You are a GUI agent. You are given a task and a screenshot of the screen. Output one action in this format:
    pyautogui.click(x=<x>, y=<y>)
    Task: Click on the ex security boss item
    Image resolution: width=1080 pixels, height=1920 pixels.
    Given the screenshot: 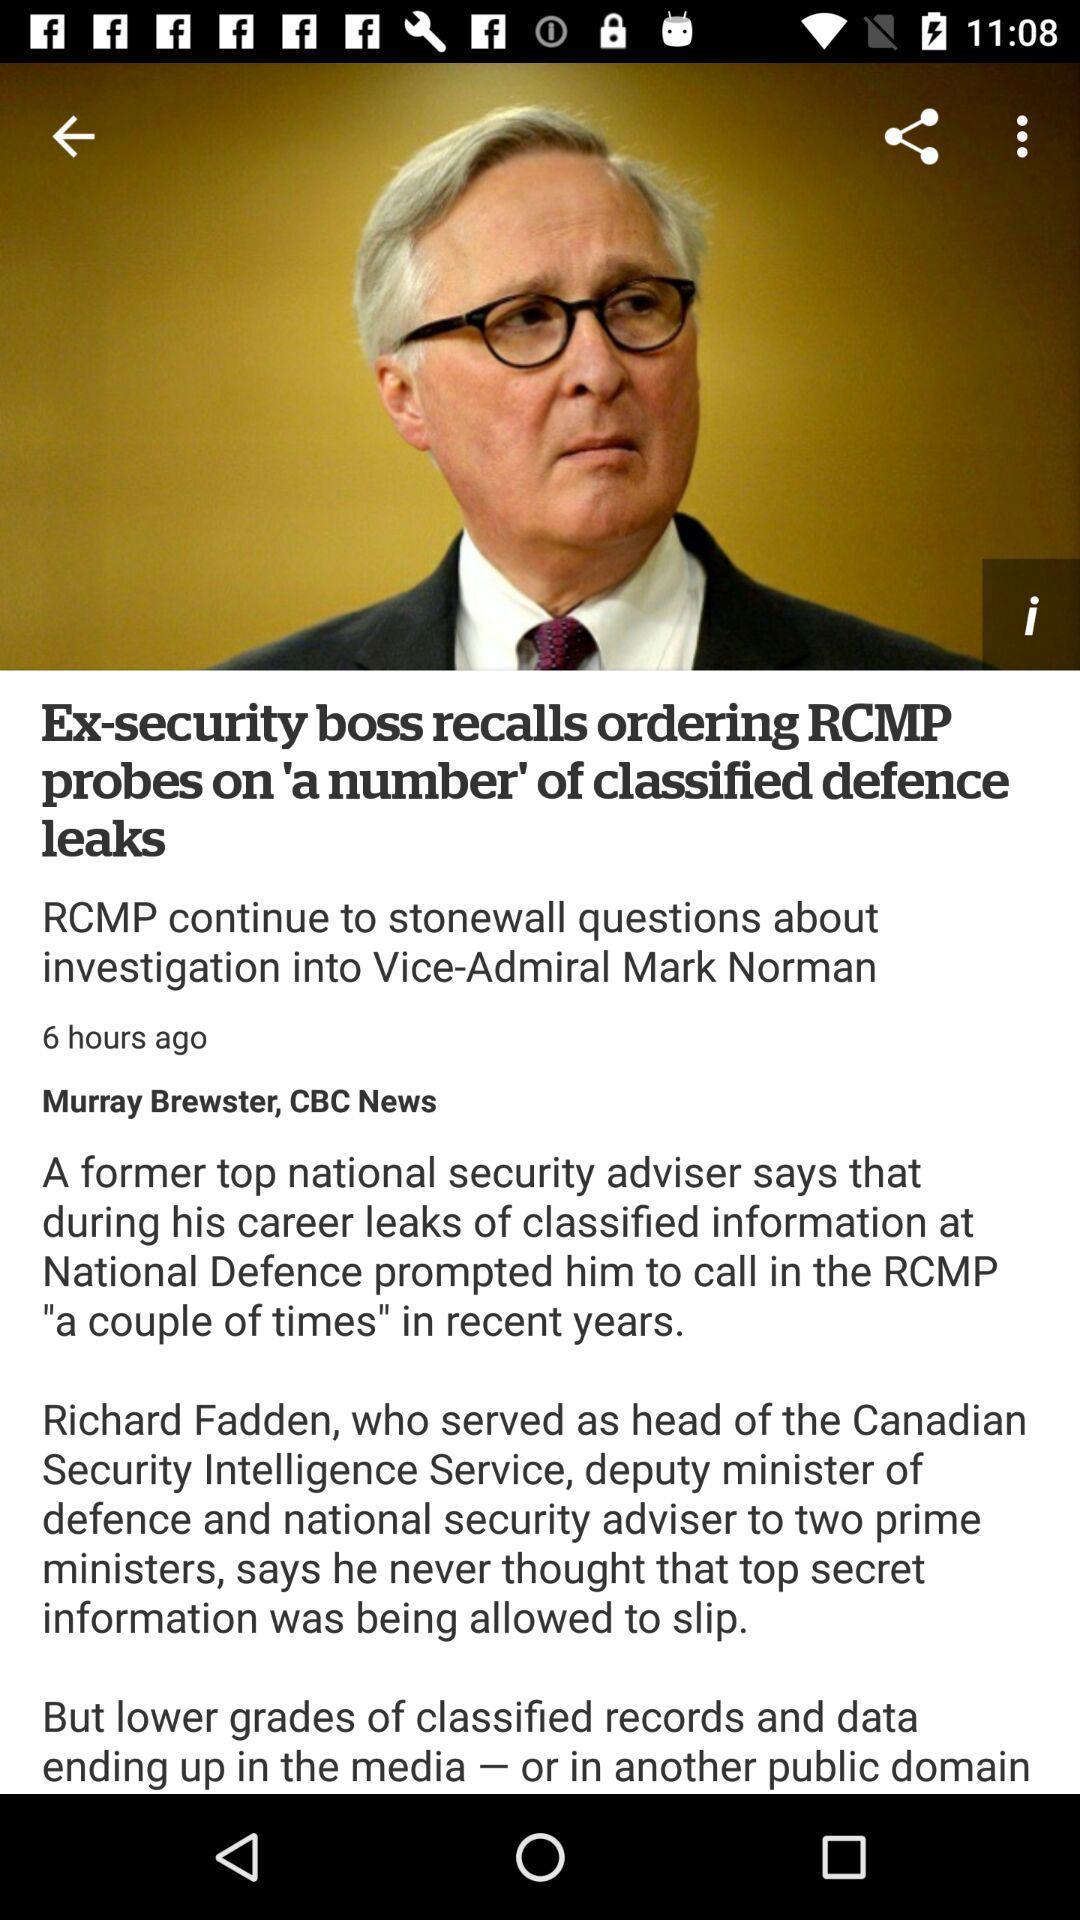 What is the action you would take?
    pyautogui.click(x=540, y=777)
    